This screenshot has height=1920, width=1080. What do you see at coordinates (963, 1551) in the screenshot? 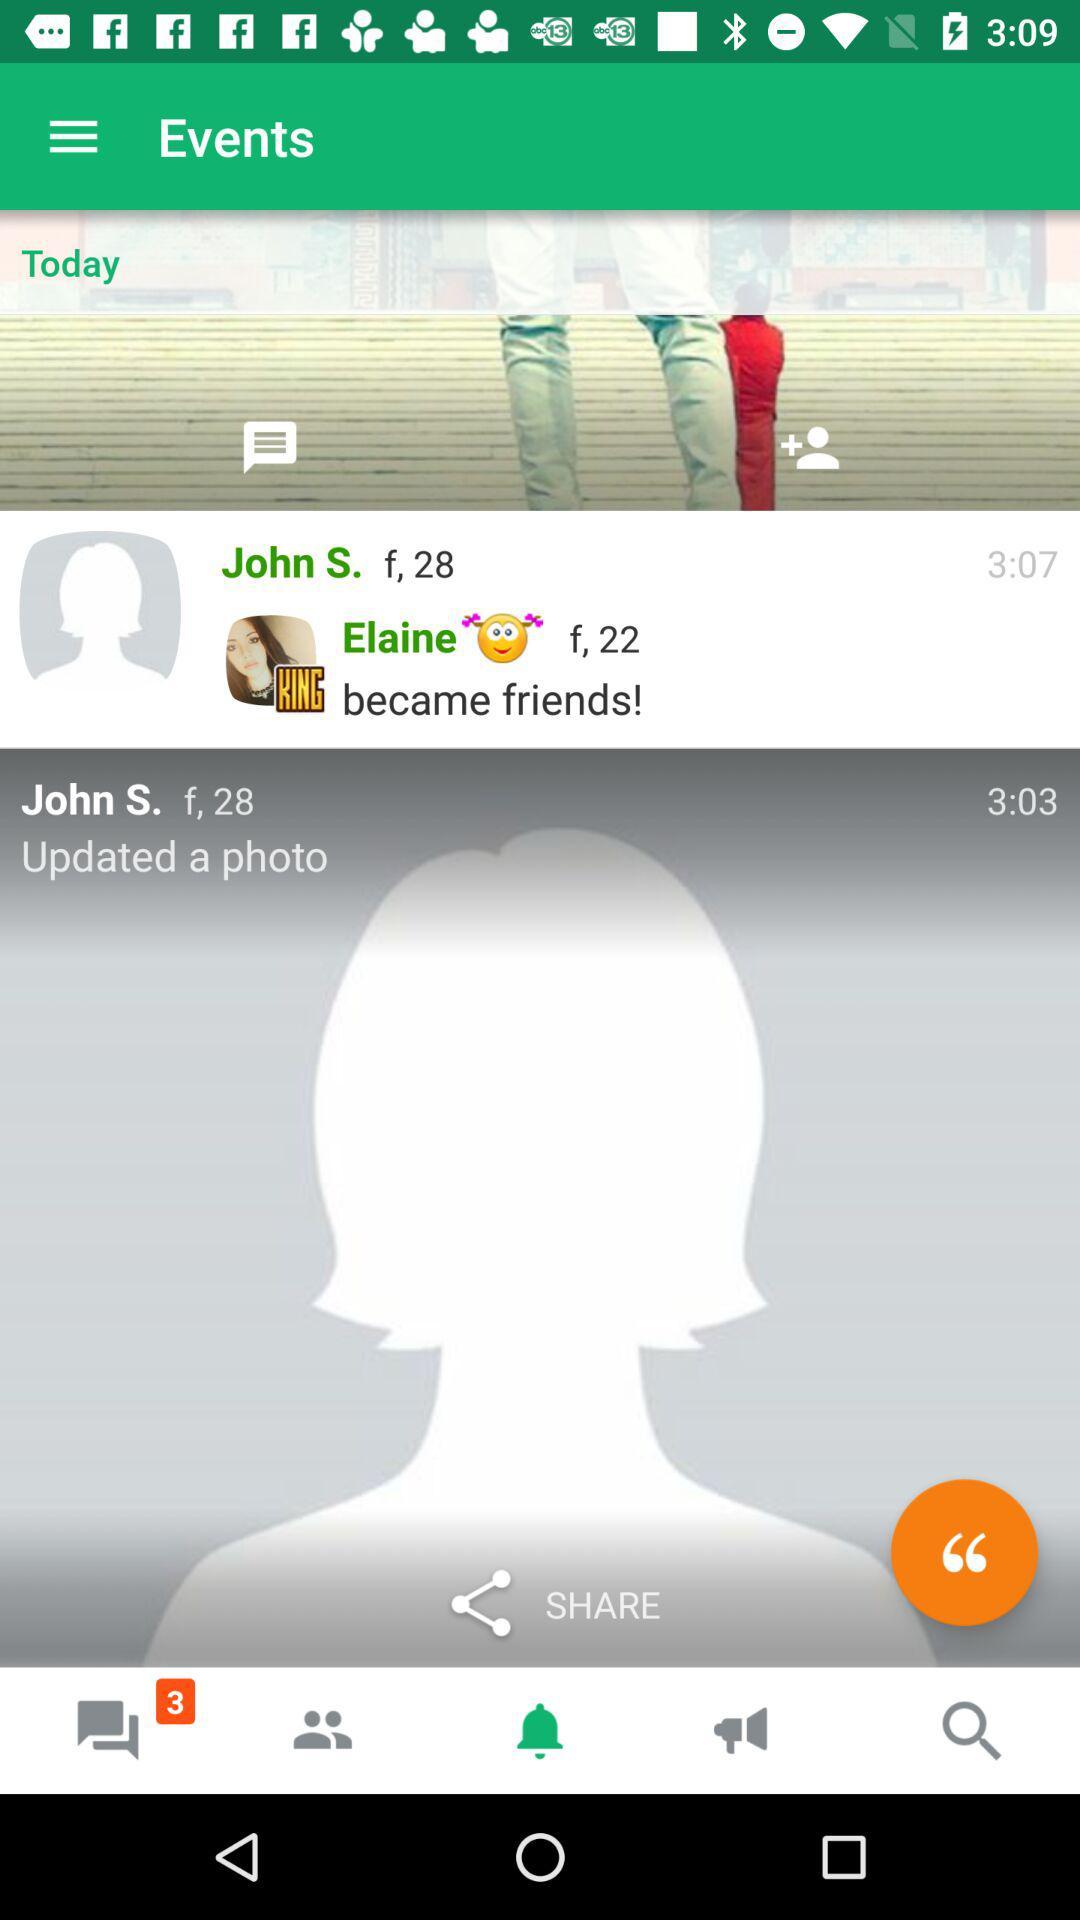
I see `comment` at bounding box center [963, 1551].